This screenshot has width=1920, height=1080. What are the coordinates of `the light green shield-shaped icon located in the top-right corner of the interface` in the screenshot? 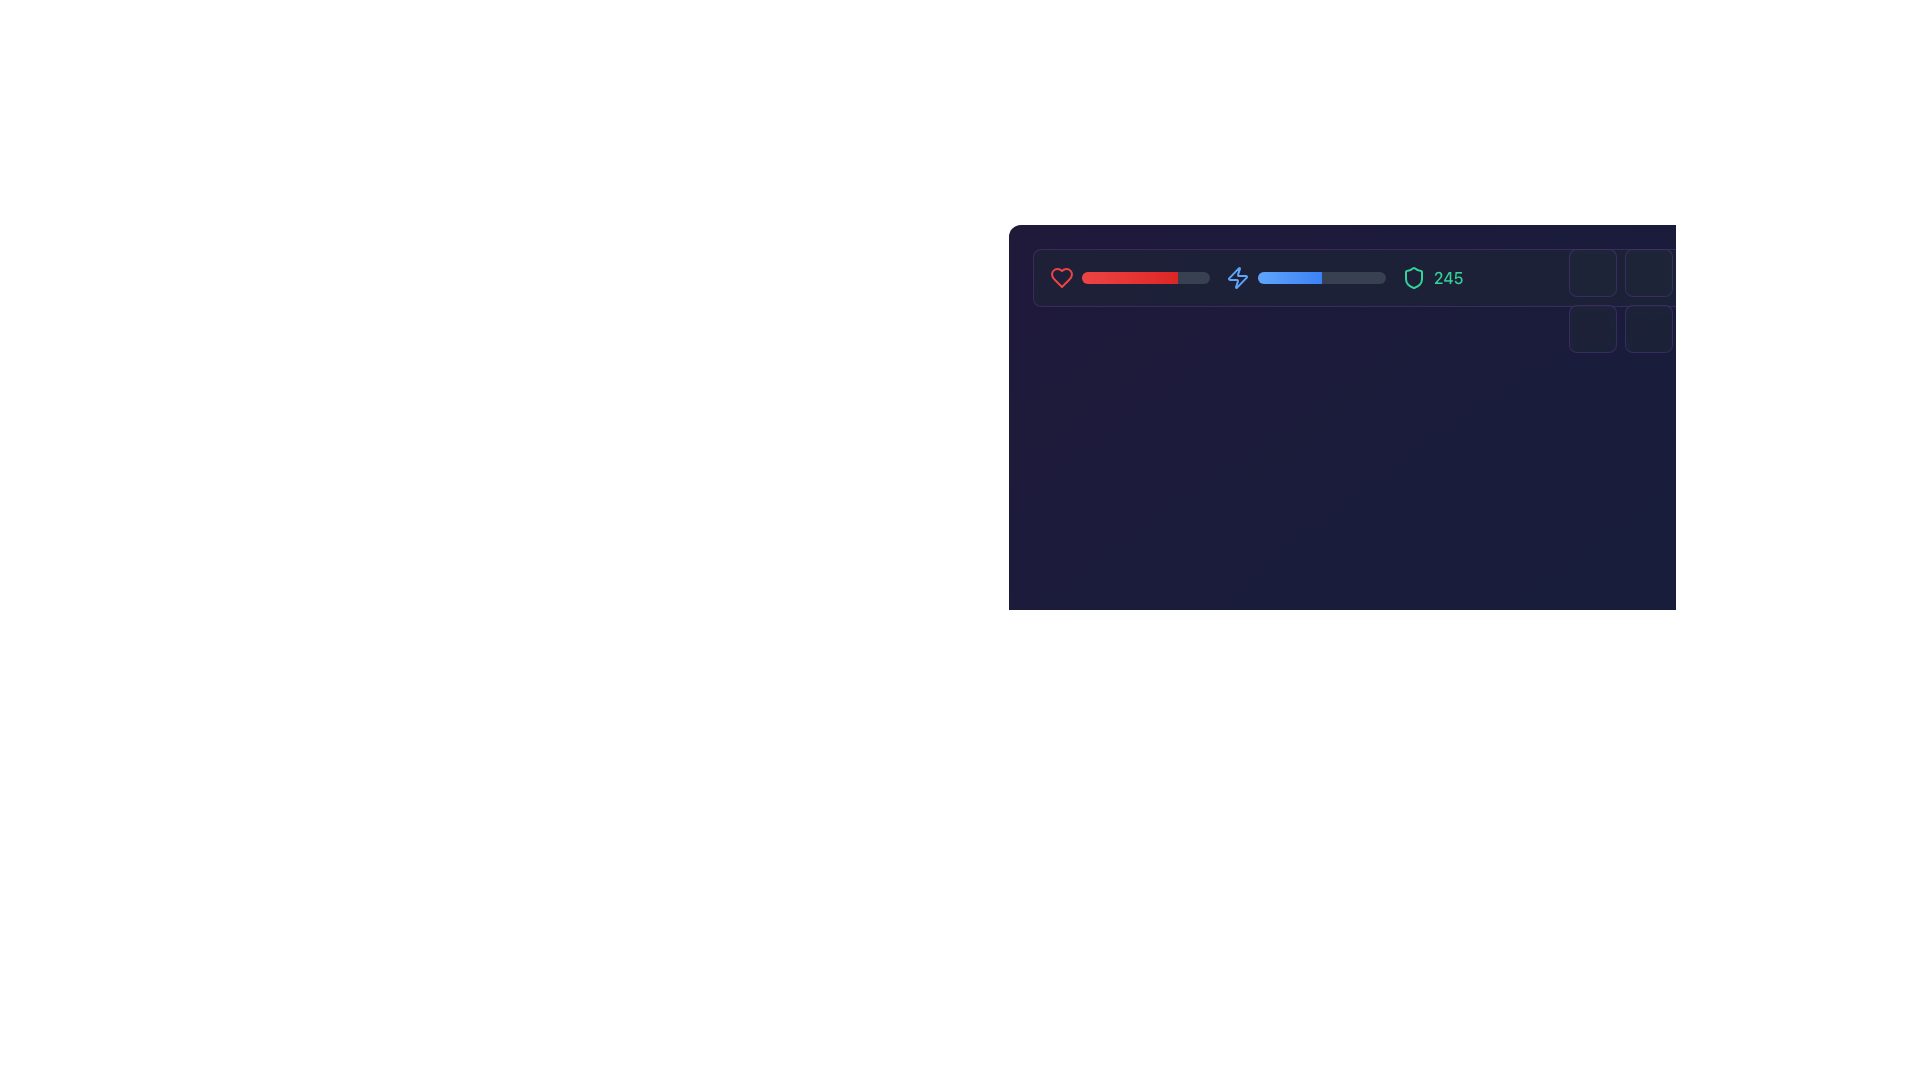 It's located at (1413, 277).